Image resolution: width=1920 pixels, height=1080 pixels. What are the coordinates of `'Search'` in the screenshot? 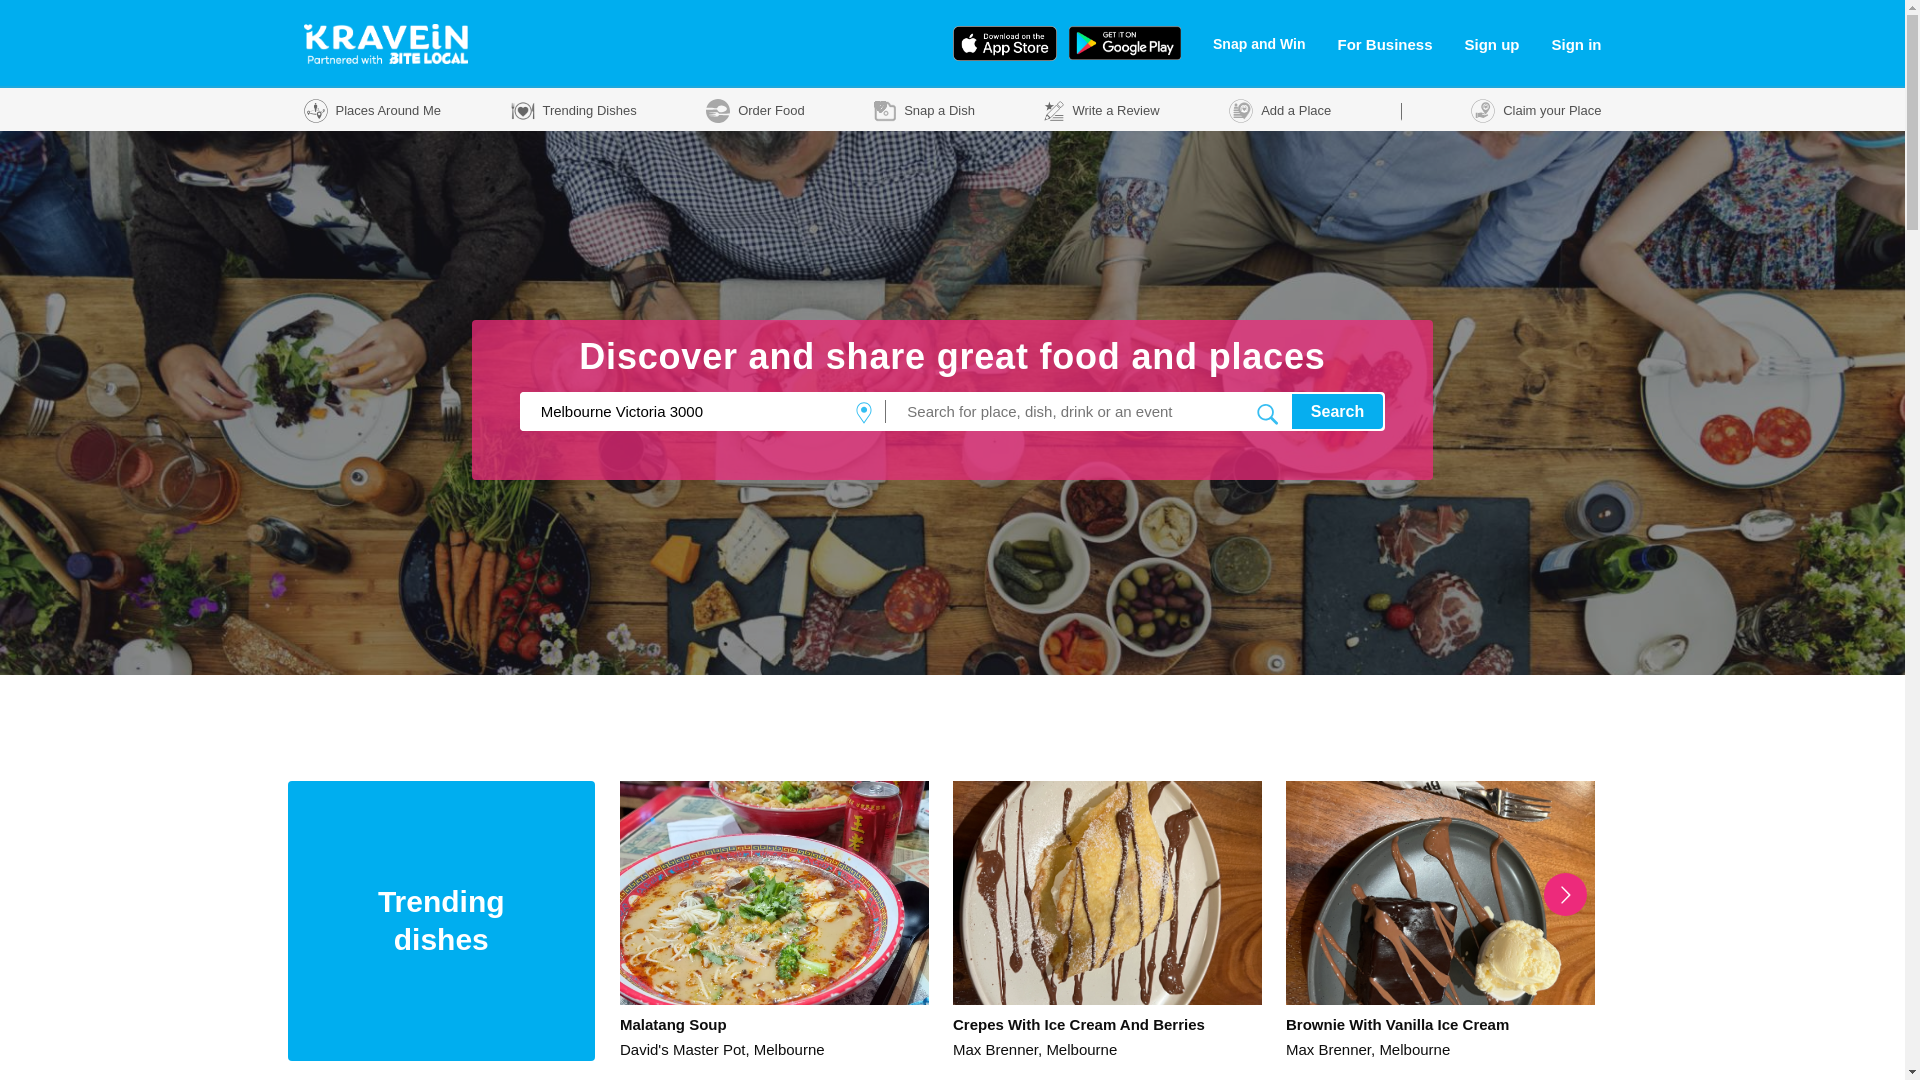 It's located at (1291, 410).